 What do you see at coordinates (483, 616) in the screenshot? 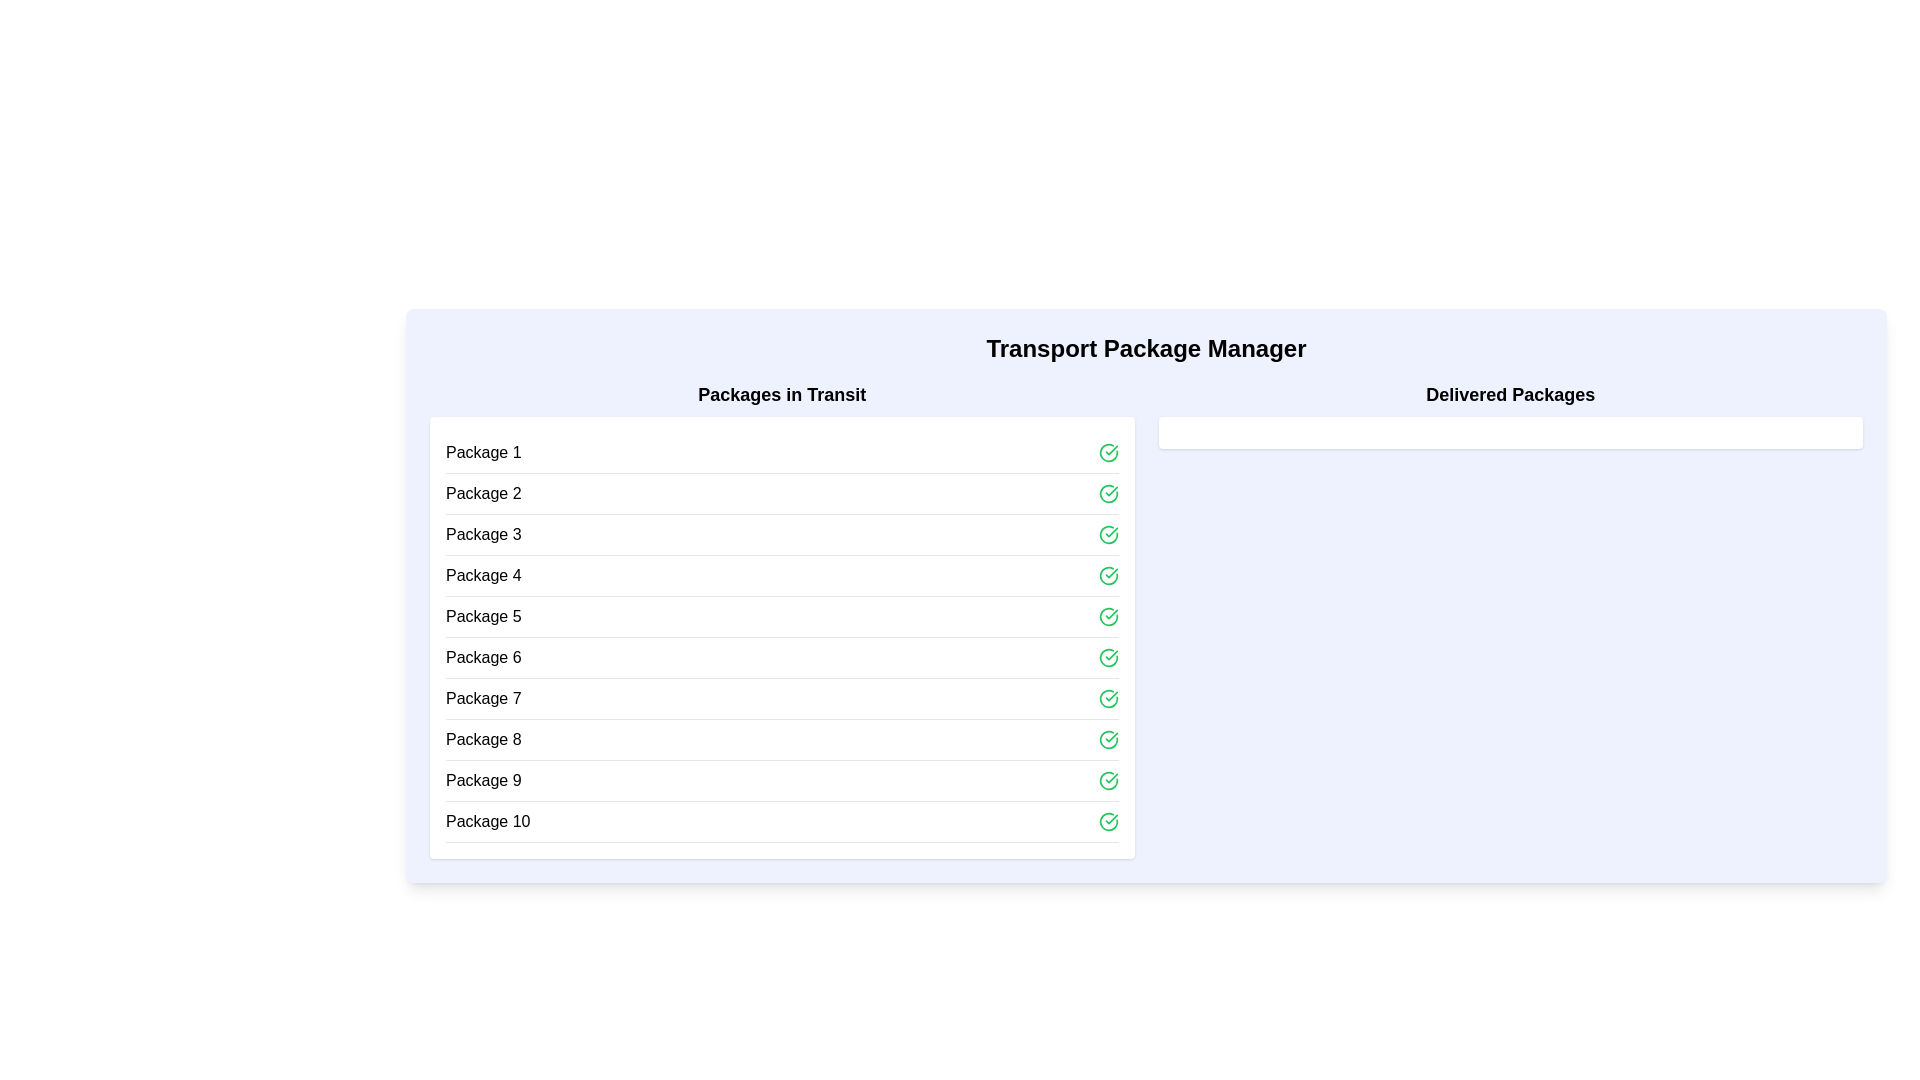
I see `the text label displaying 'Package 5', which is the fifth entry in the list of packages under 'Packages in Transit'` at bounding box center [483, 616].